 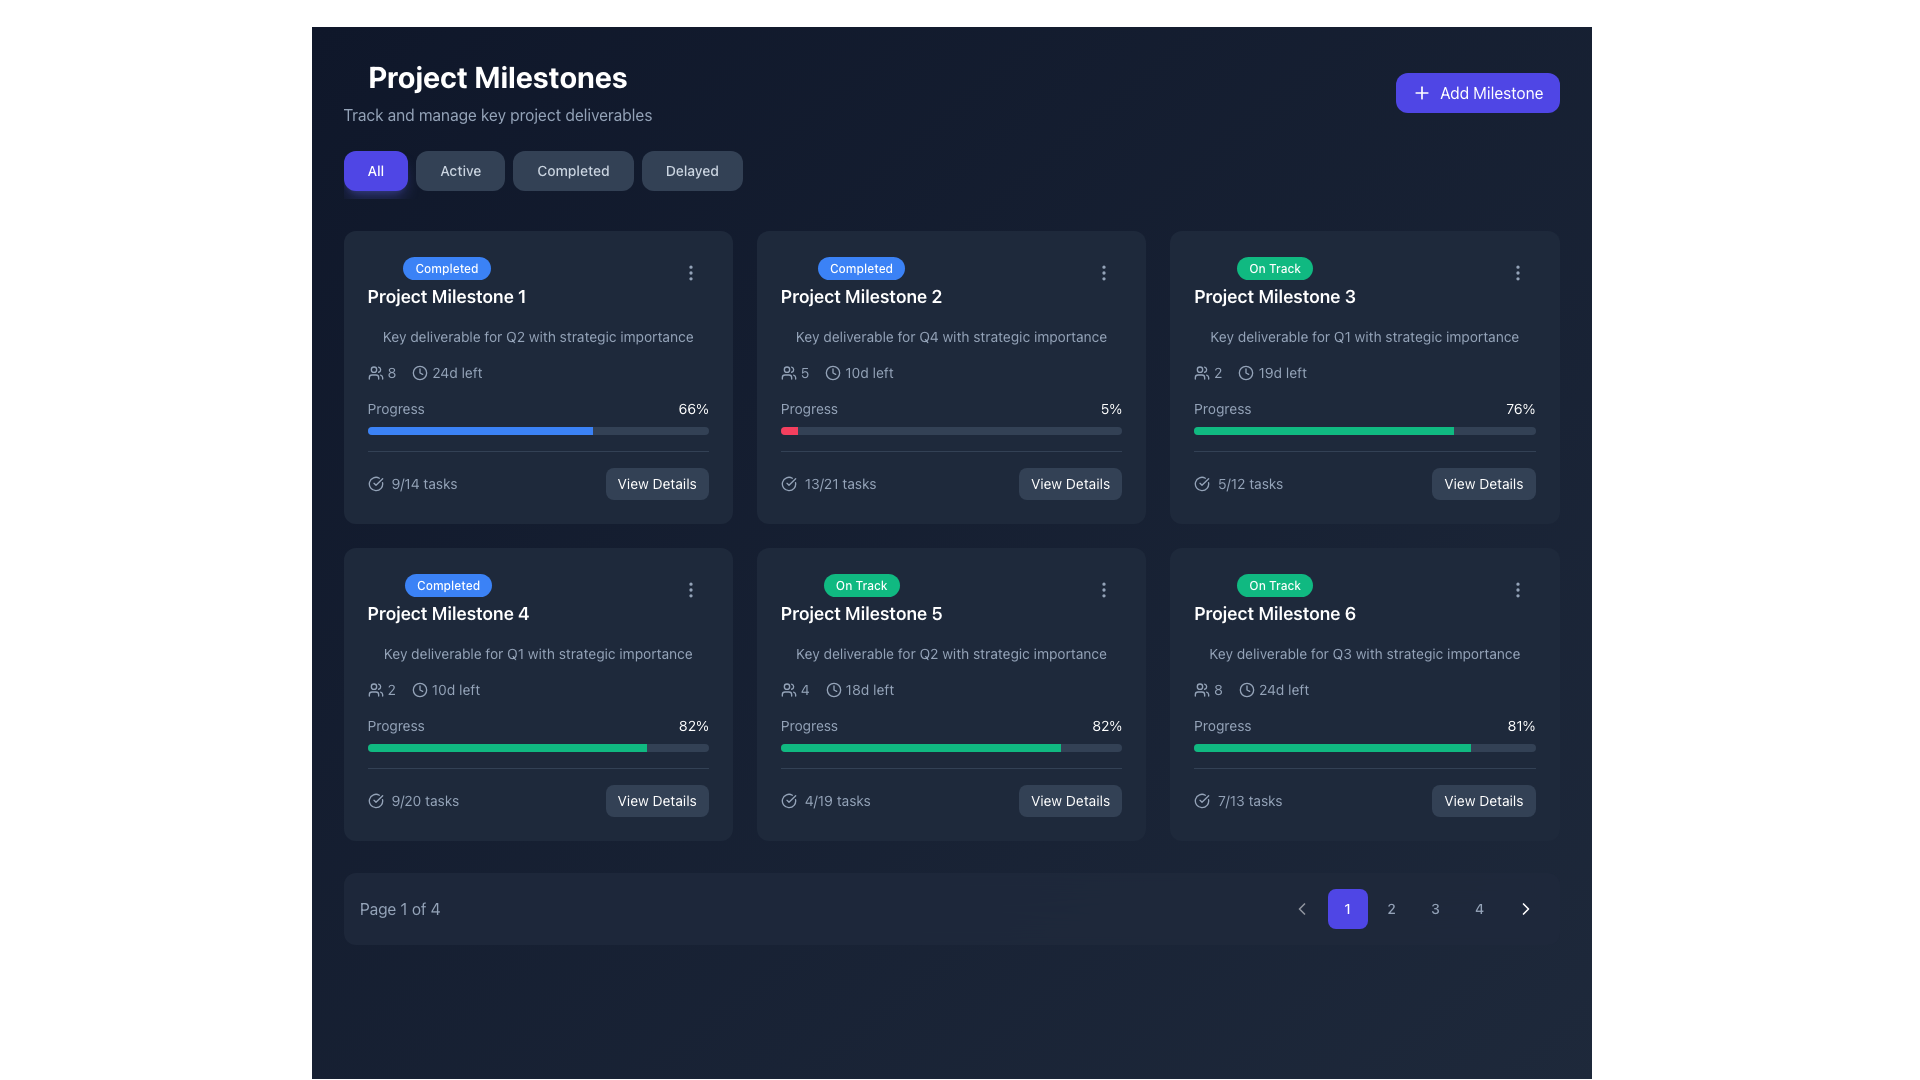 I want to click on the progress indicator displaying the percentage of progress made towards completing Project Milestone 4 for further interactions, so click(x=538, y=733).